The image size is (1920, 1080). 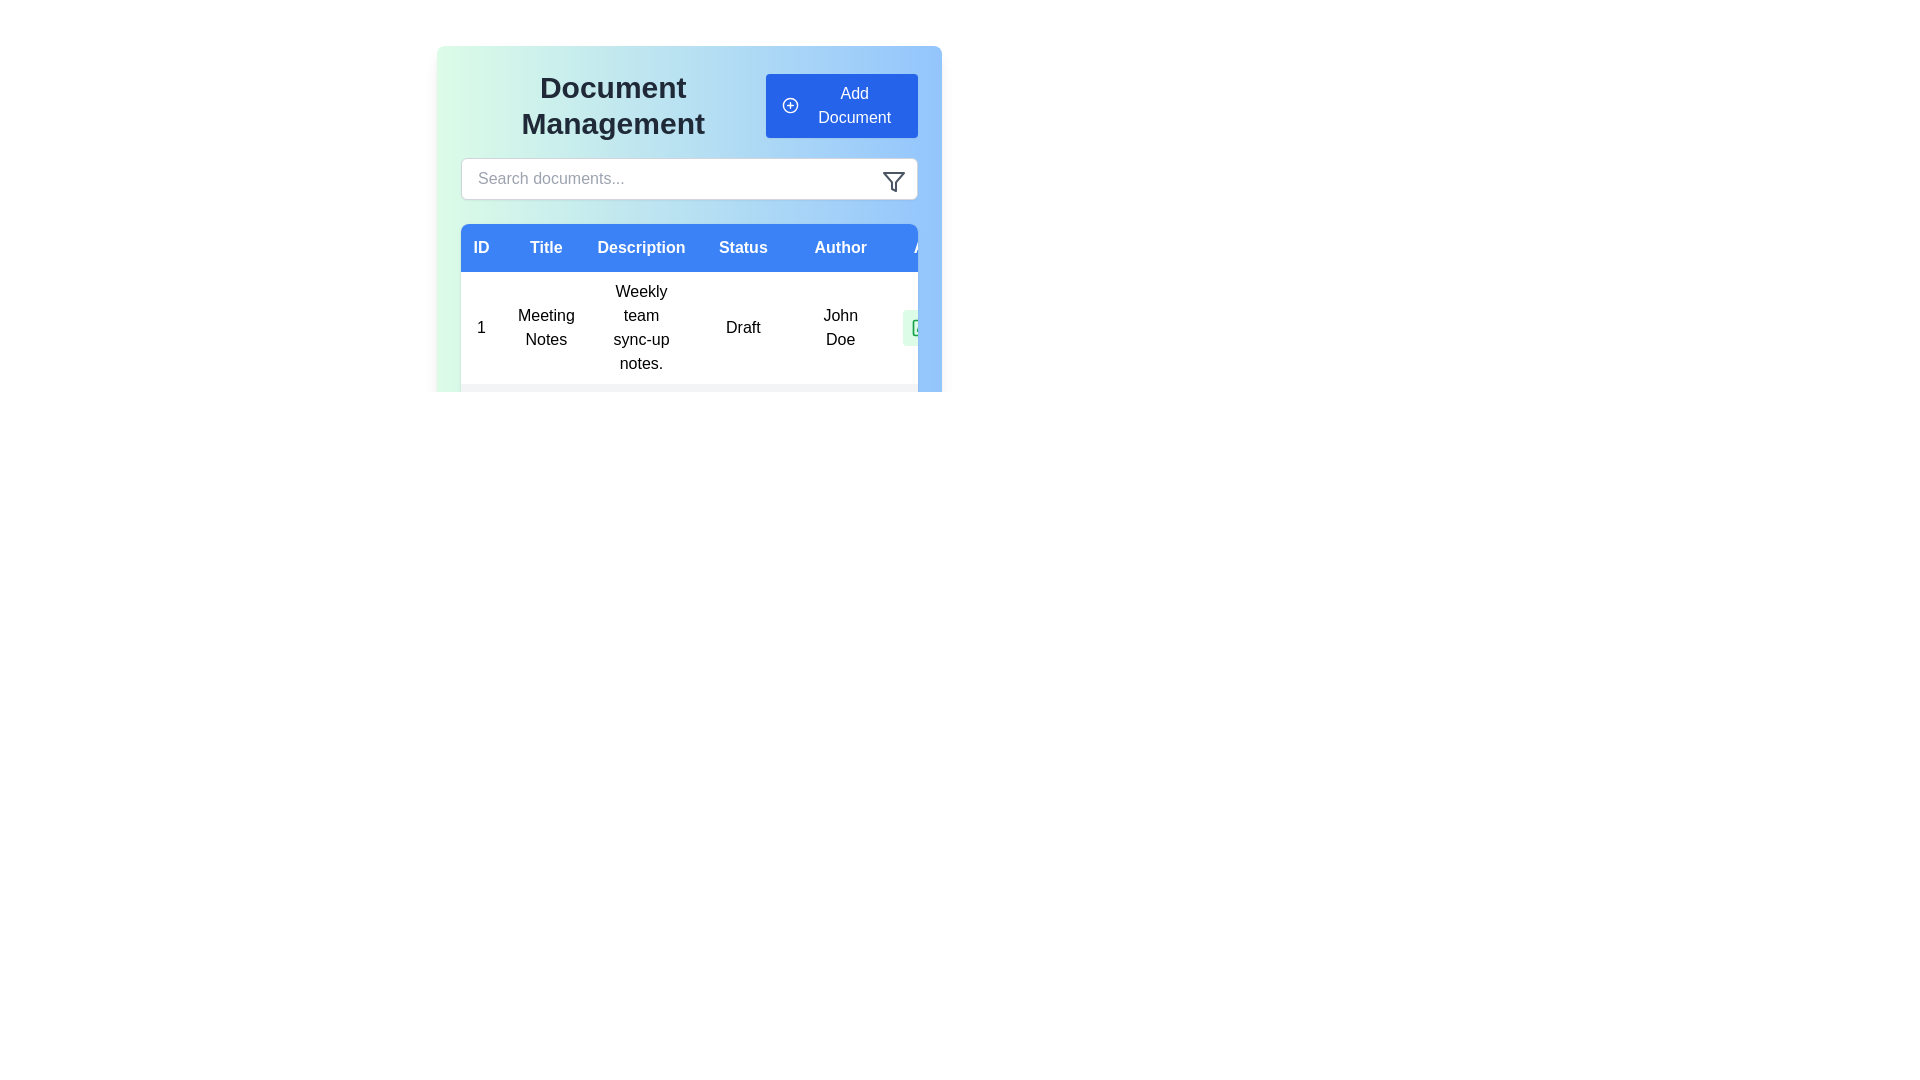 What do you see at coordinates (920, 326) in the screenshot?
I see `the edit icon button, which is a small green square with a pen inside, located at the end of the row for 'Meeting Notes'` at bounding box center [920, 326].